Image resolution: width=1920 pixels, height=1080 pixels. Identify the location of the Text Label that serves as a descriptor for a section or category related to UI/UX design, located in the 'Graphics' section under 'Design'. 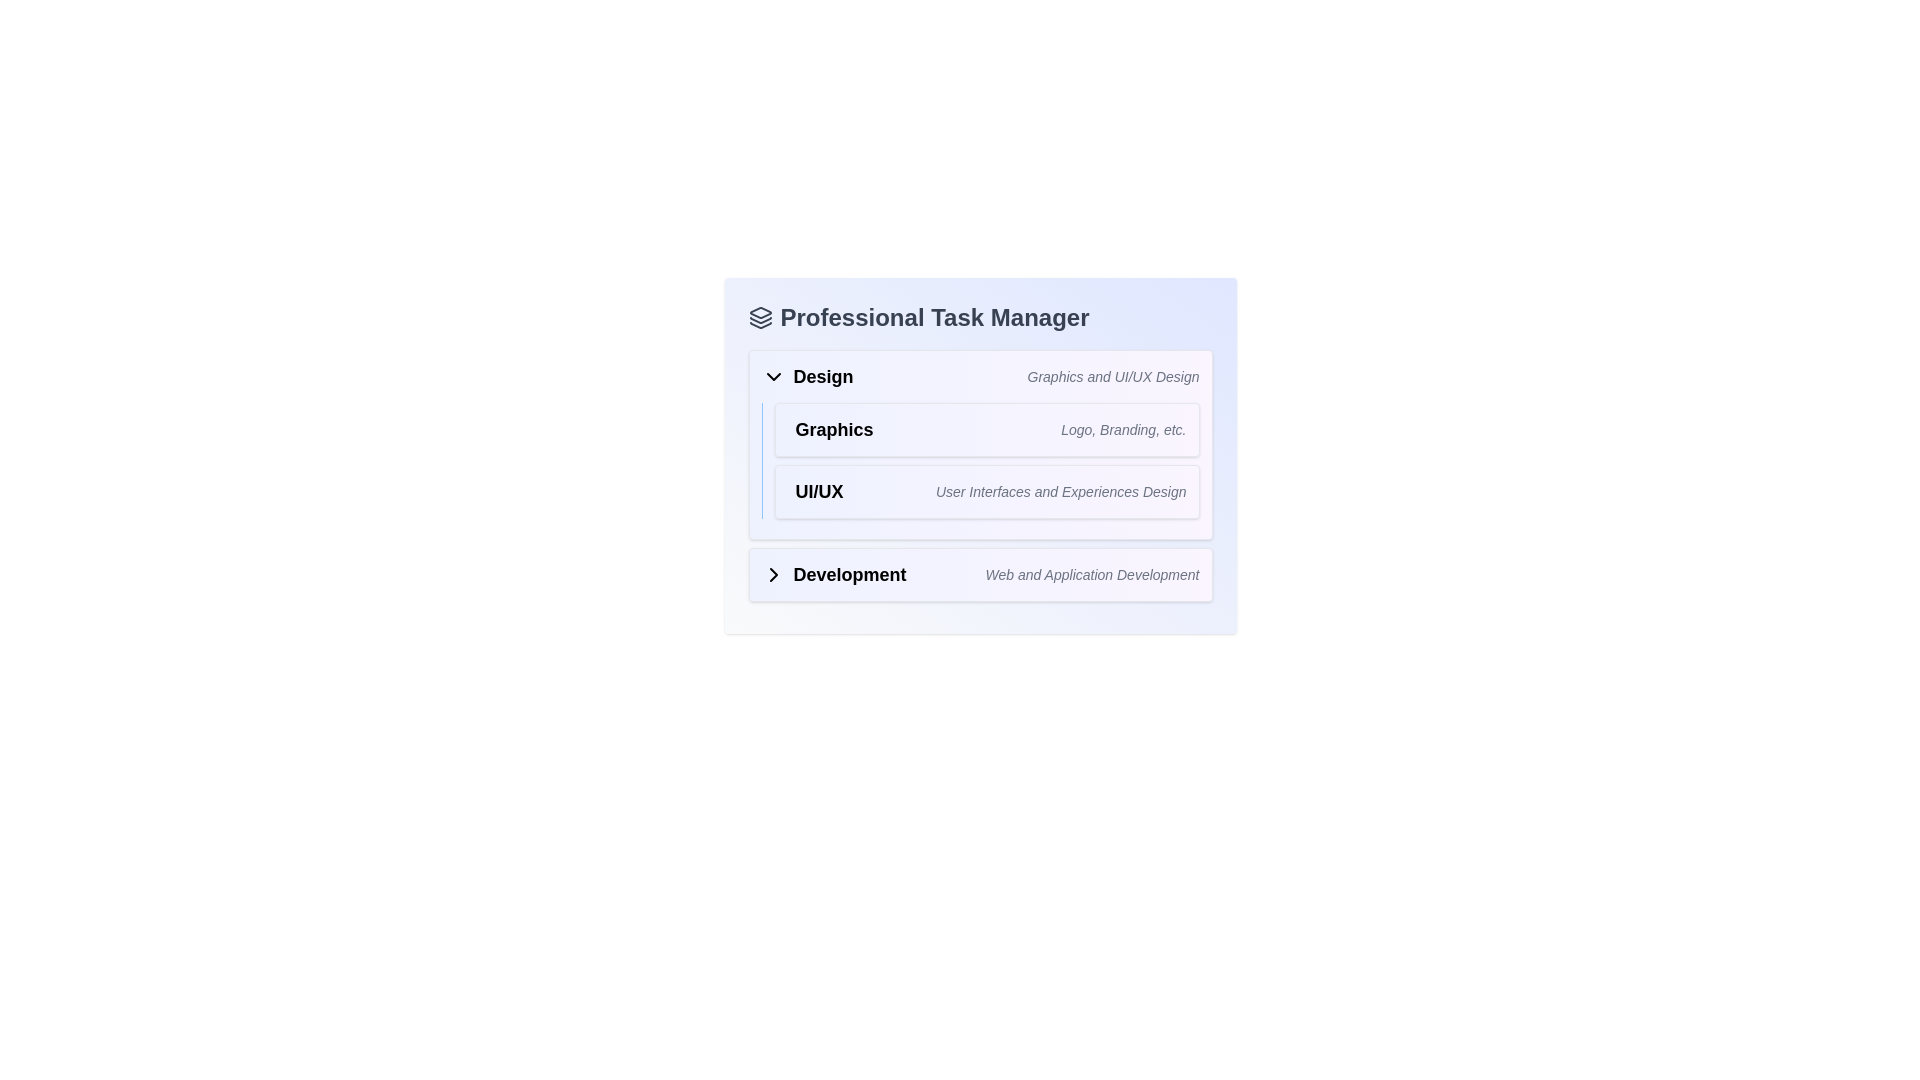
(819, 492).